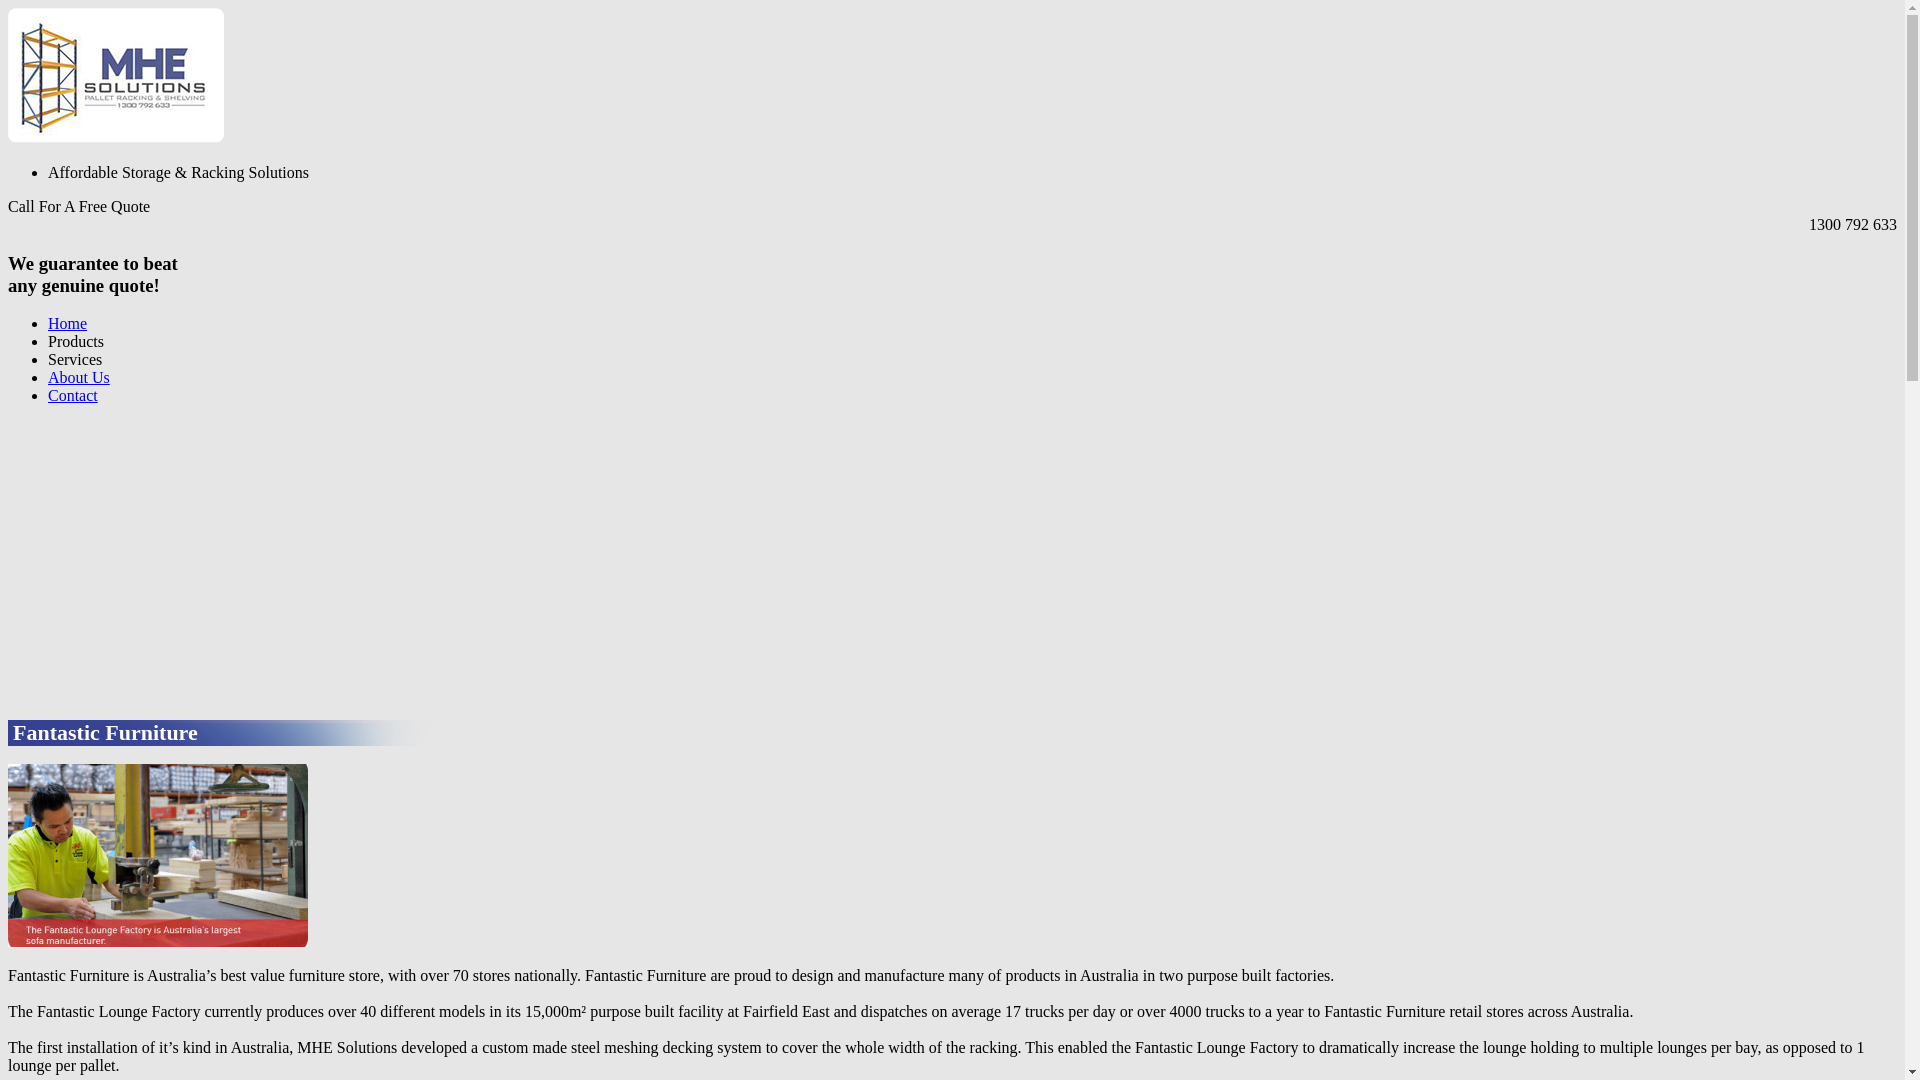  Describe the element at coordinates (48, 358) in the screenshot. I see `'Services'` at that location.